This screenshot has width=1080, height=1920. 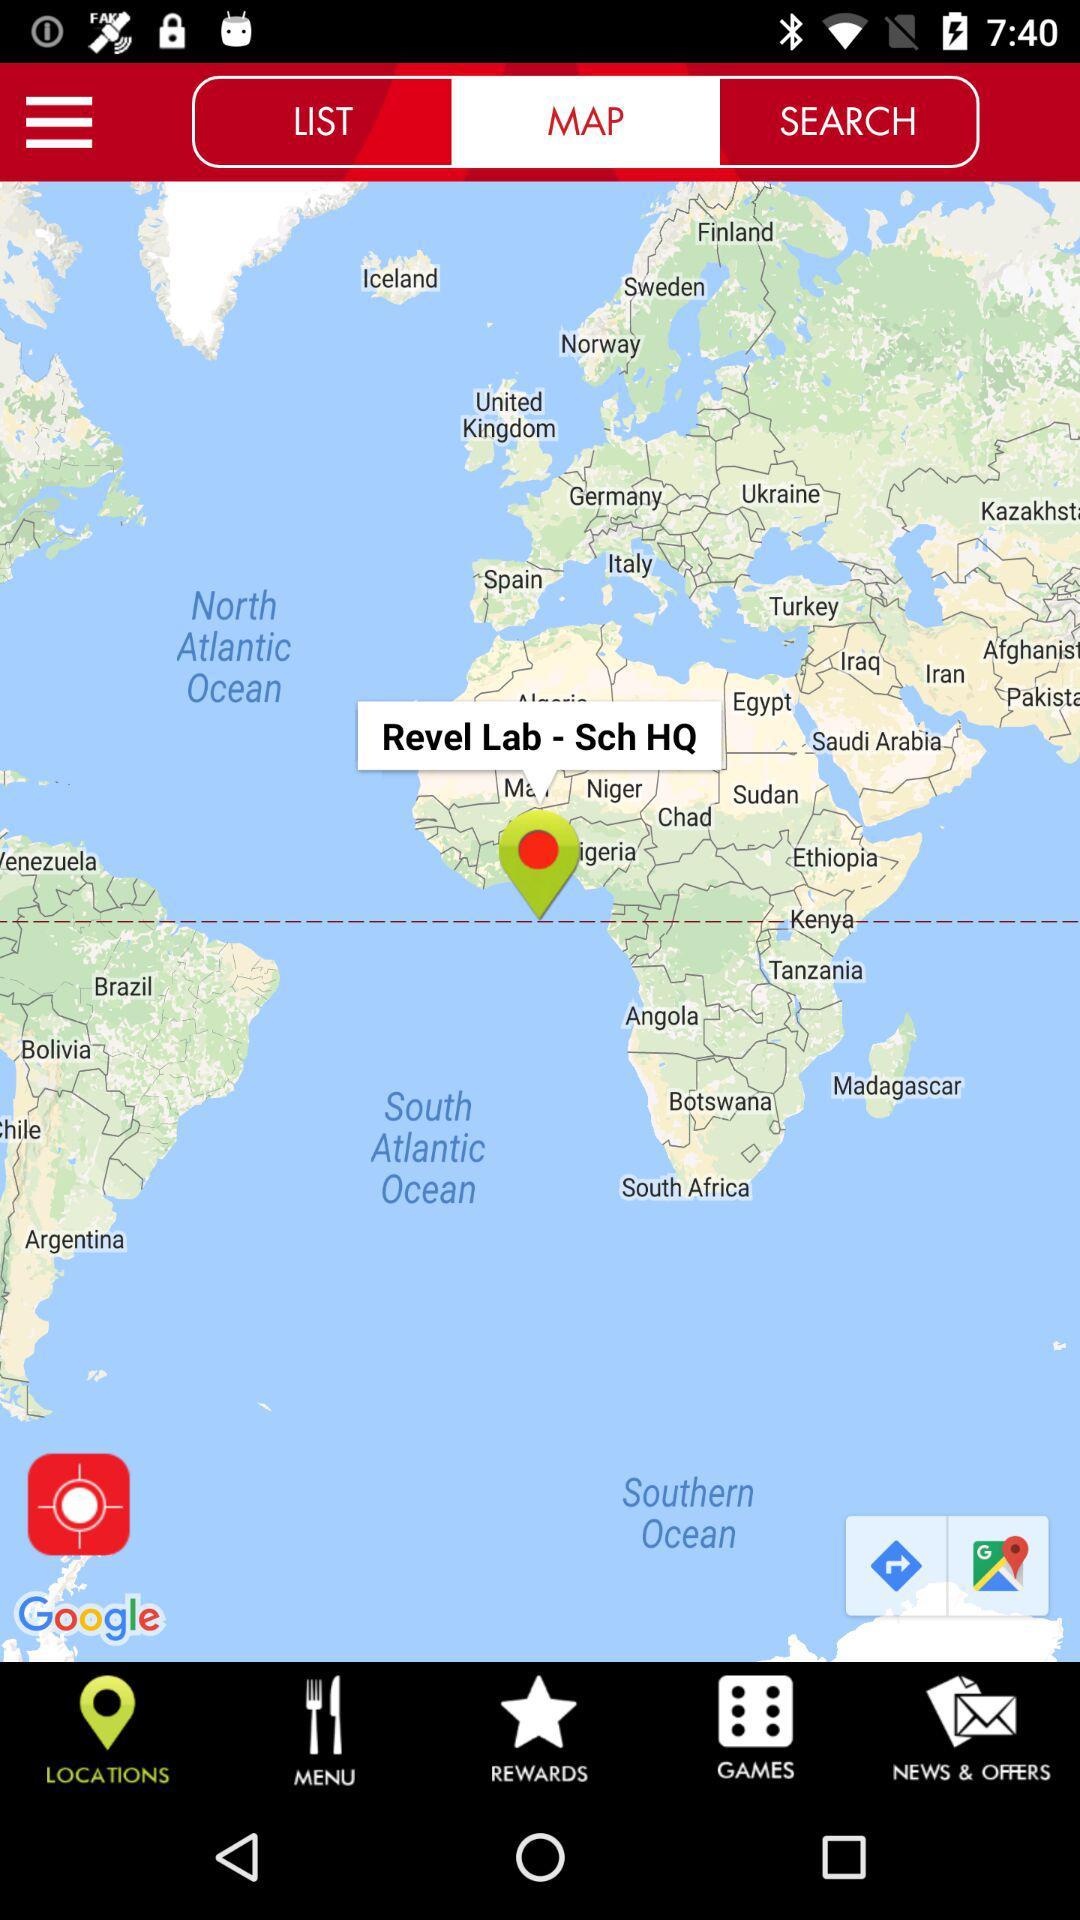 What do you see at coordinates (58, 121) in the screenshot?
I see `the icon to the left of the list icon` at bounding box center [58, 121].